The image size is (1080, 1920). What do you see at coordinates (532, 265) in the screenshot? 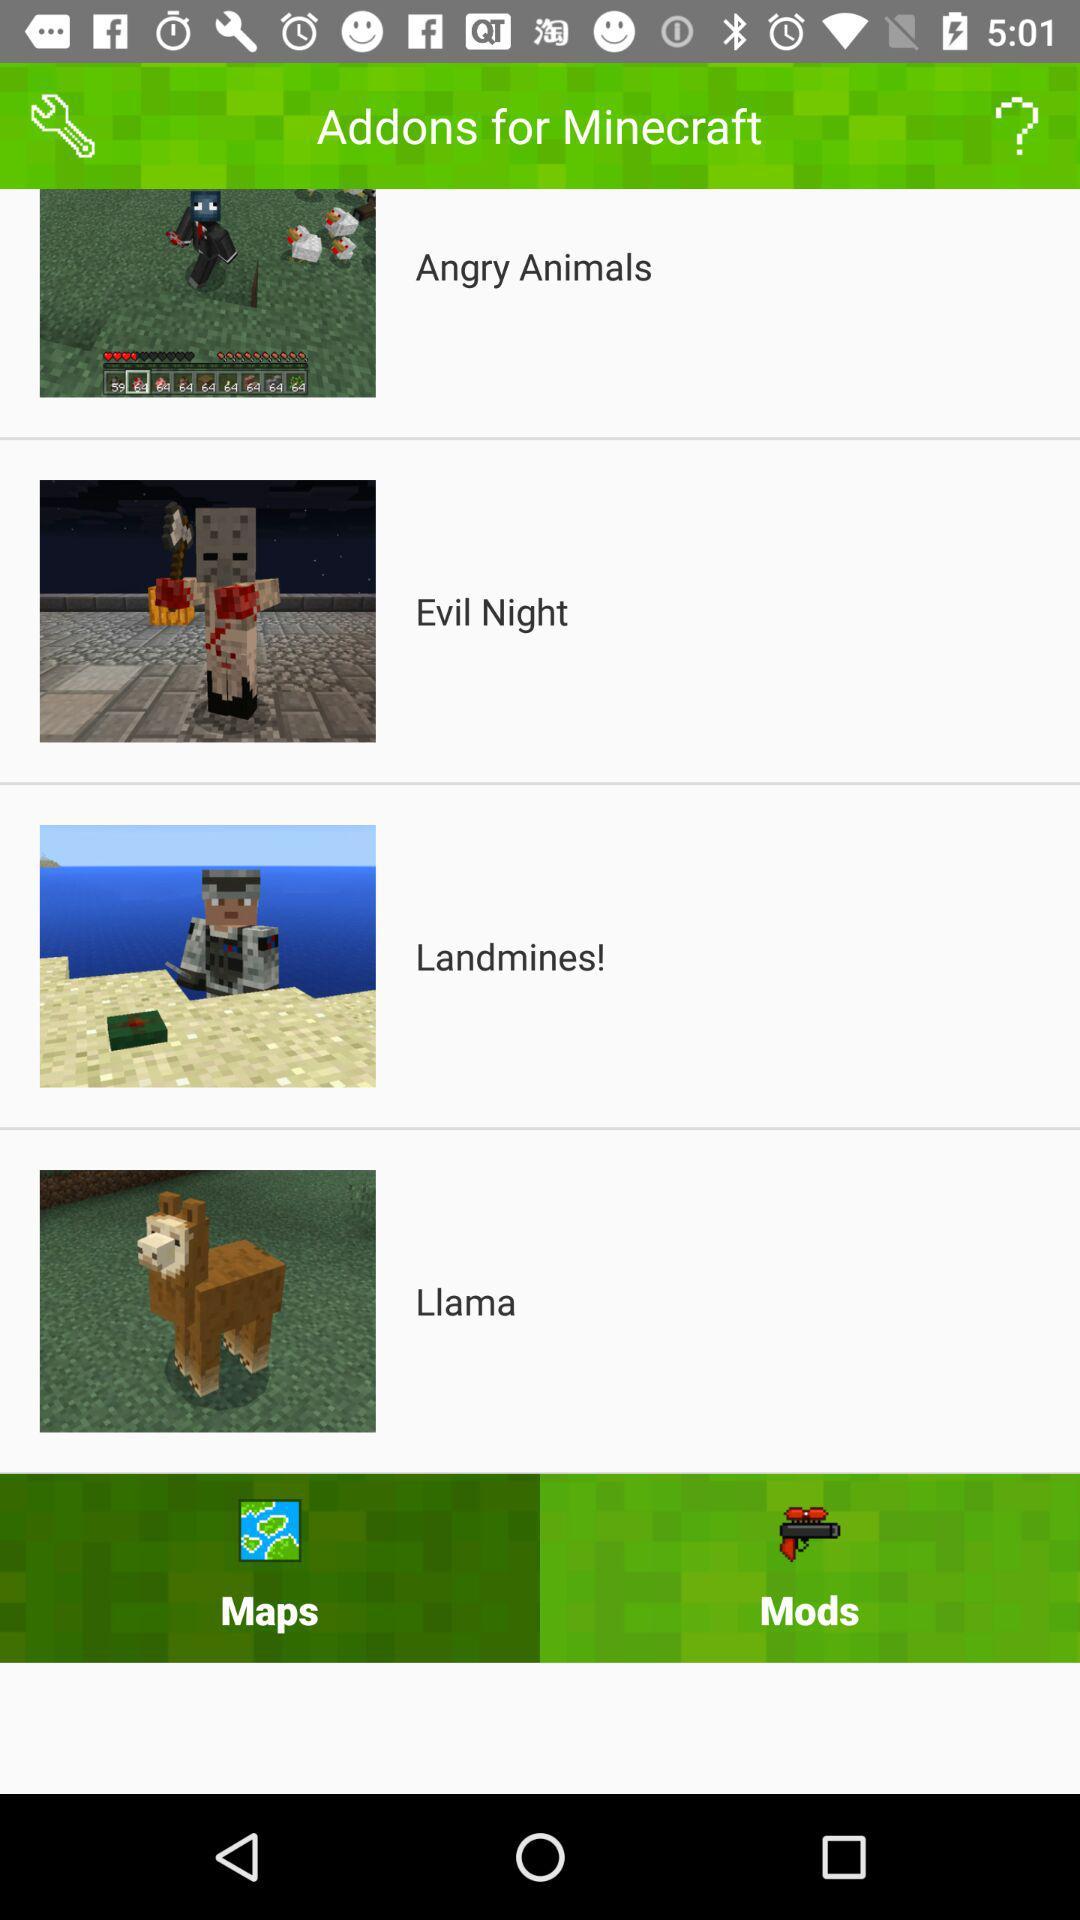
I see `item above the evil night` at bounding box center [532, 265].